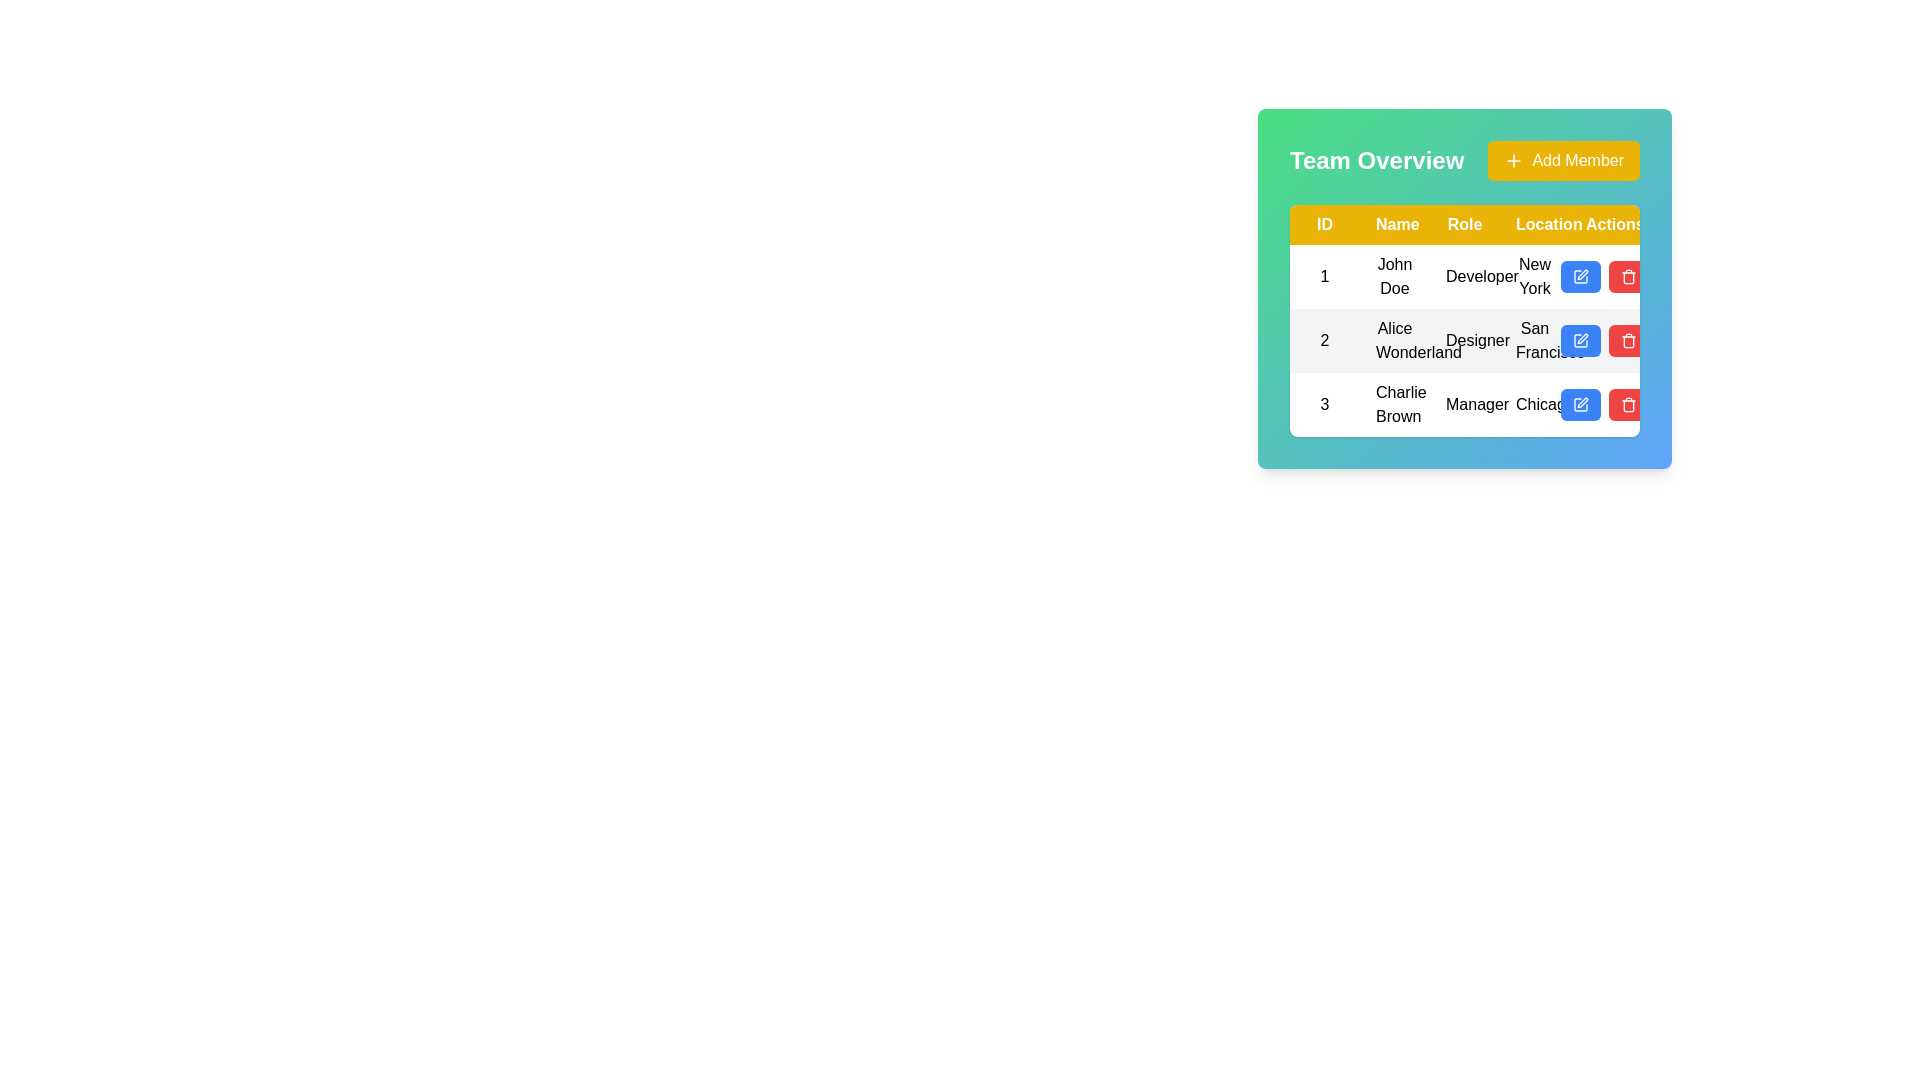 The image size is (1920, 1080). I want to click on the location information text for 'John Doe' in the fourth column of the first row of the table, which is positioned to the right of the 'Role' column reading 'Developer', so click(1534, 277).